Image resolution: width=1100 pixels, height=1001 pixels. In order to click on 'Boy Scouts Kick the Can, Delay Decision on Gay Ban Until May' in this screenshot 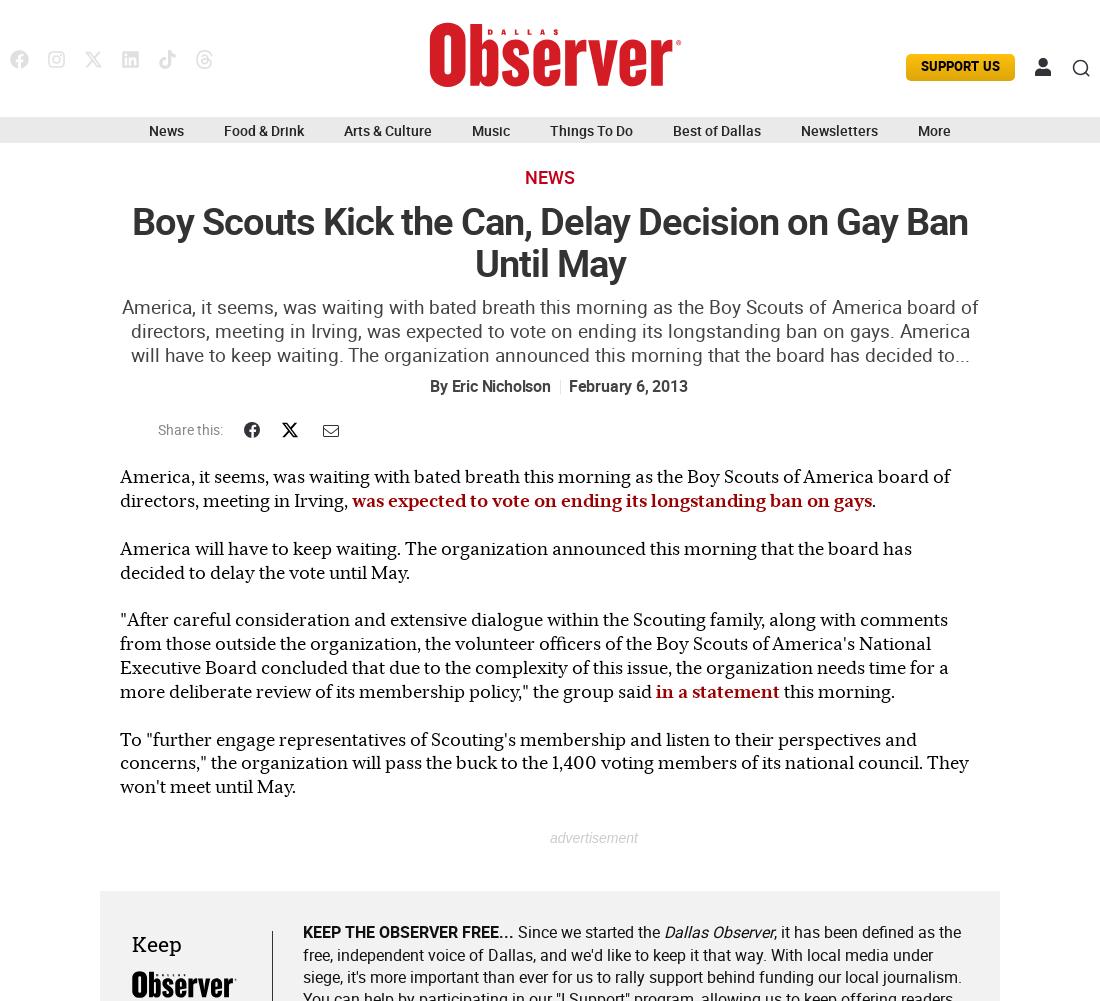, I will do `click(550, 241)`.